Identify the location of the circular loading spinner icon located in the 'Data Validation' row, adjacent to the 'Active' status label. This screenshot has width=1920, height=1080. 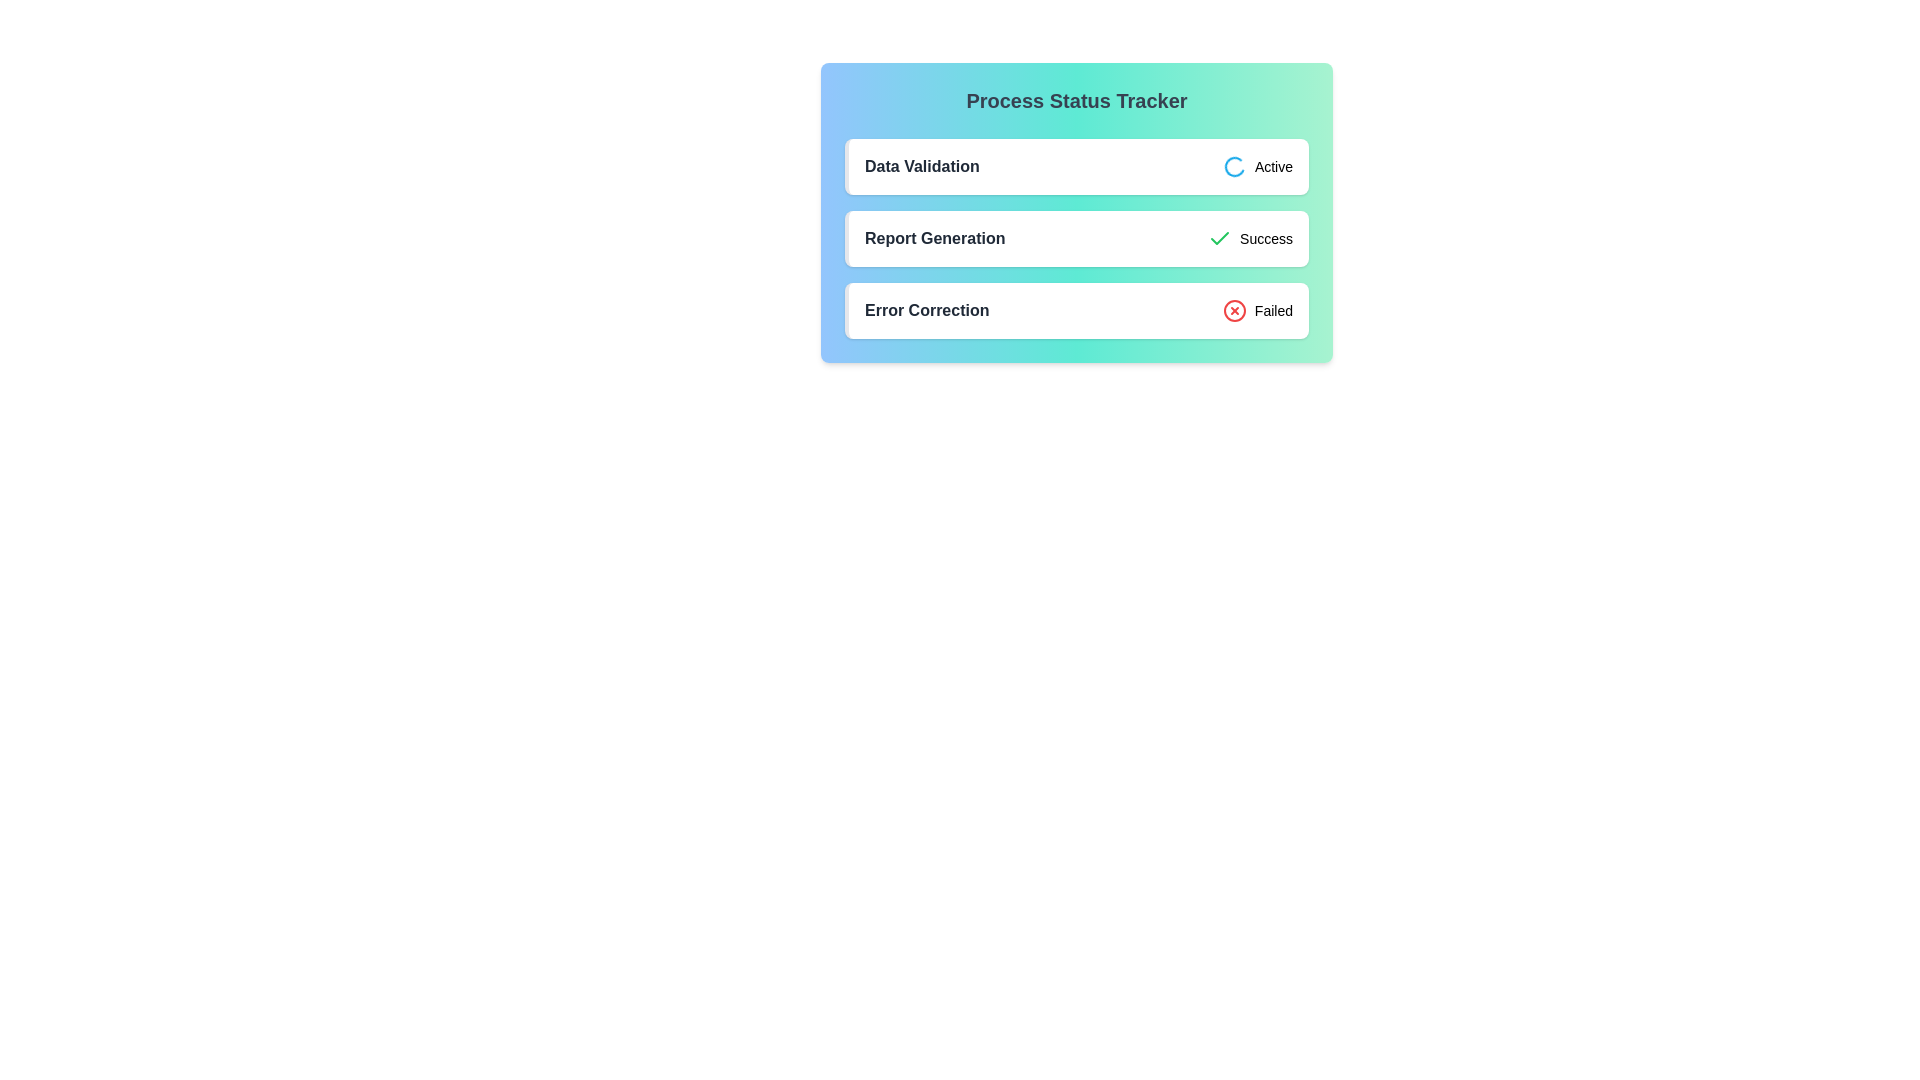
(1233, 165).